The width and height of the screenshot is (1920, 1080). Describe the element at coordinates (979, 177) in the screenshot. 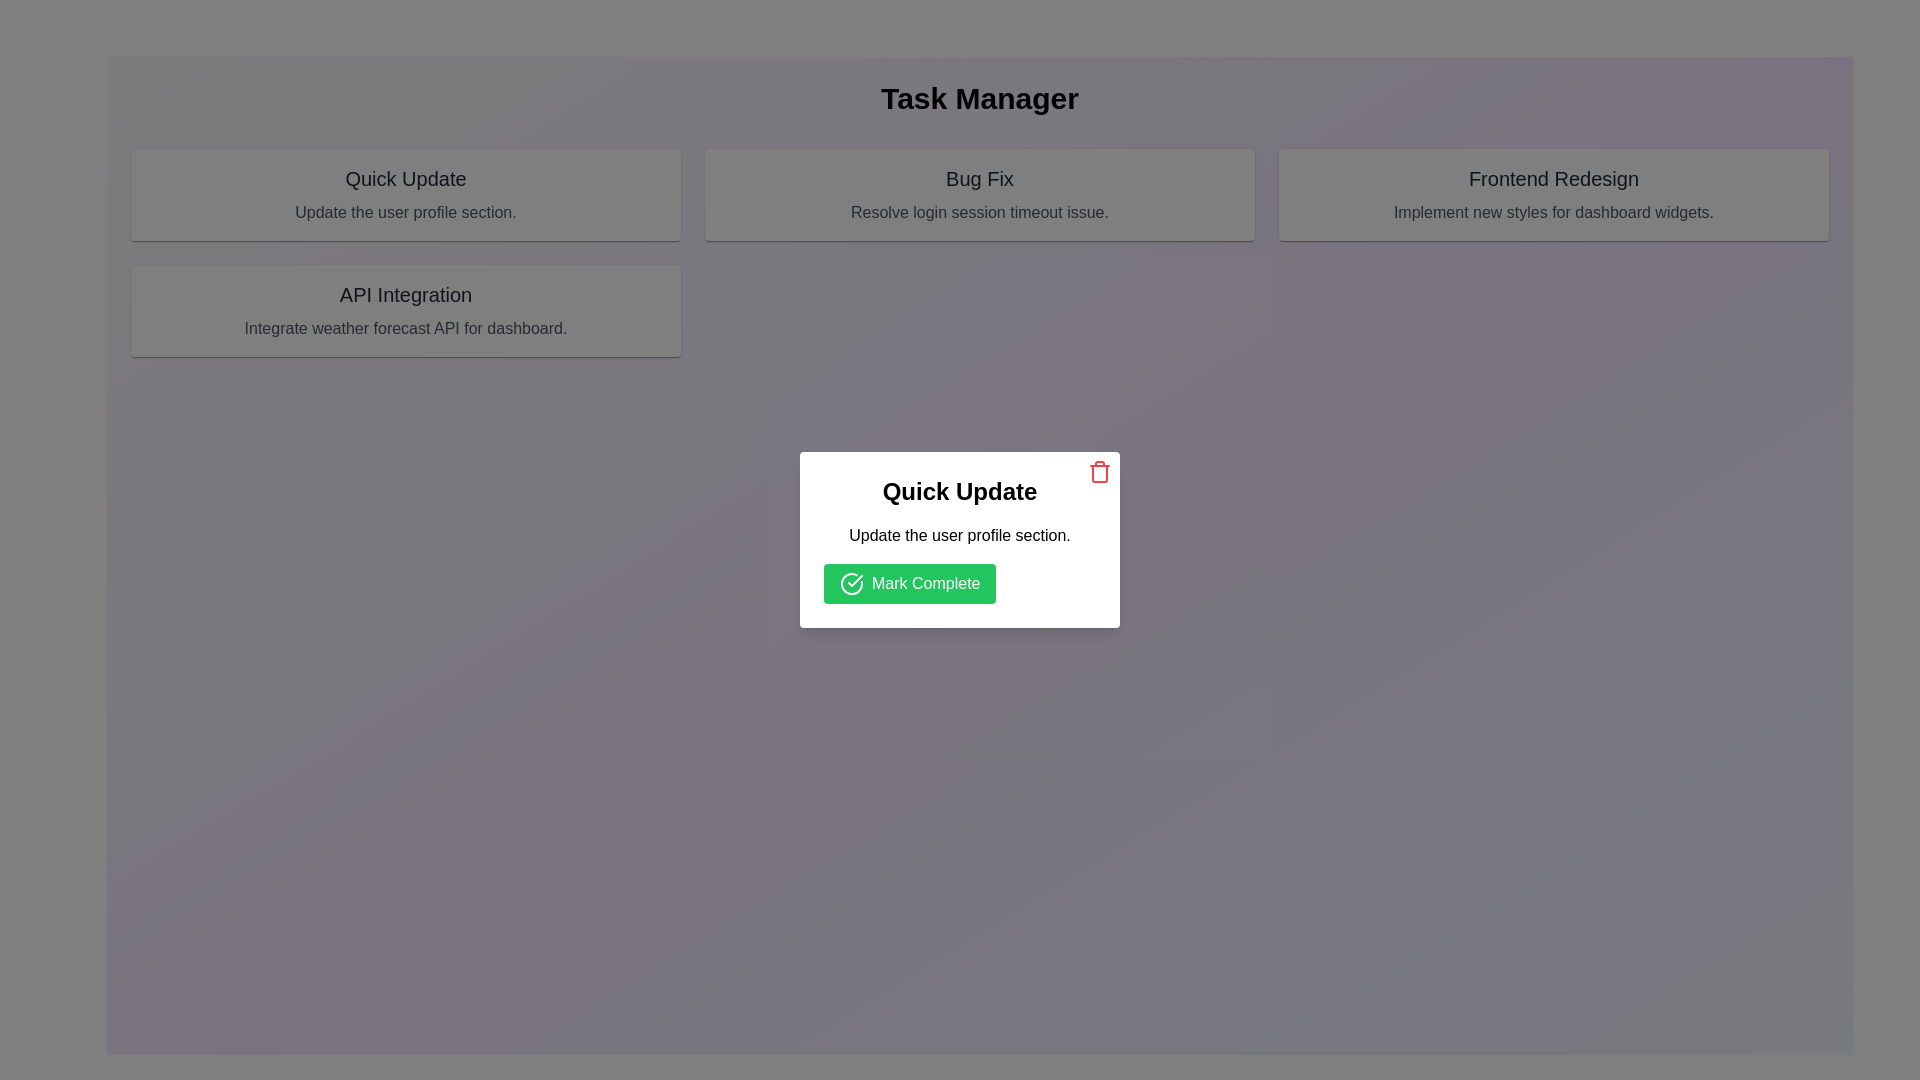

I see `text displayed in the 'Bug Fix' text label, which is located at the top of a content card in the center of the grid layout` at that location.